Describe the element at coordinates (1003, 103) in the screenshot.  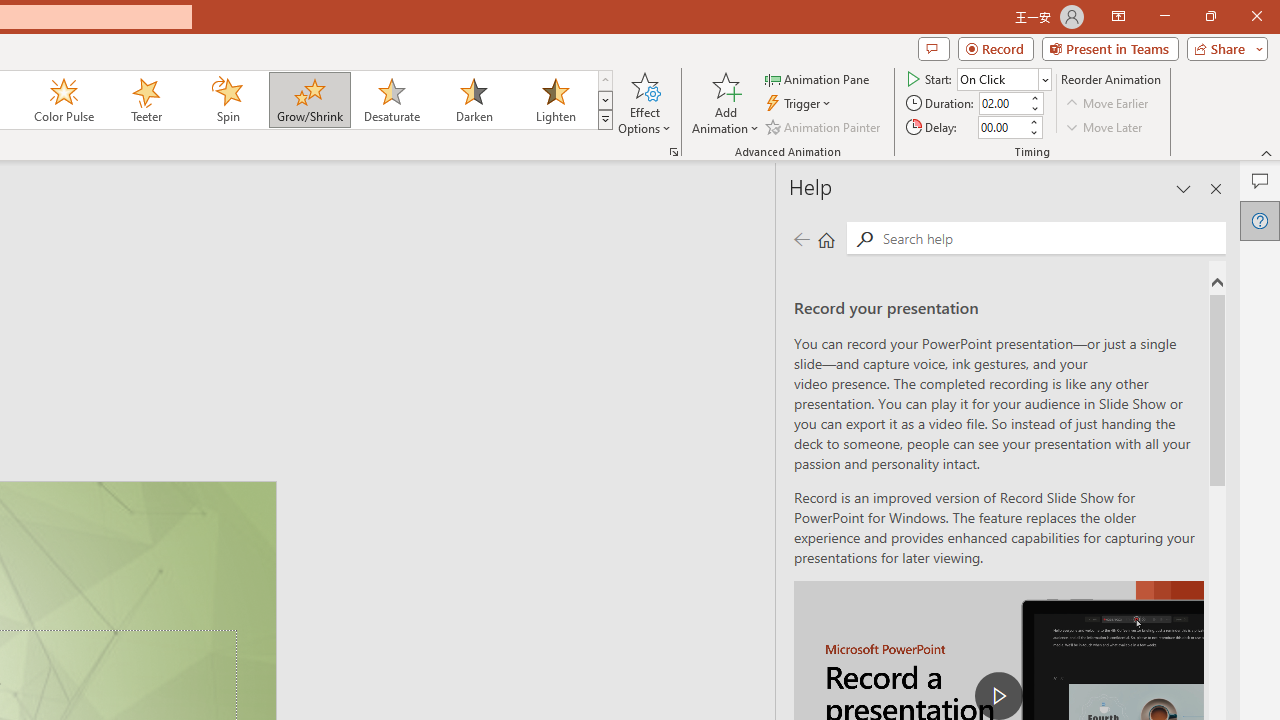
I see `'Animation Duration'` at that location.